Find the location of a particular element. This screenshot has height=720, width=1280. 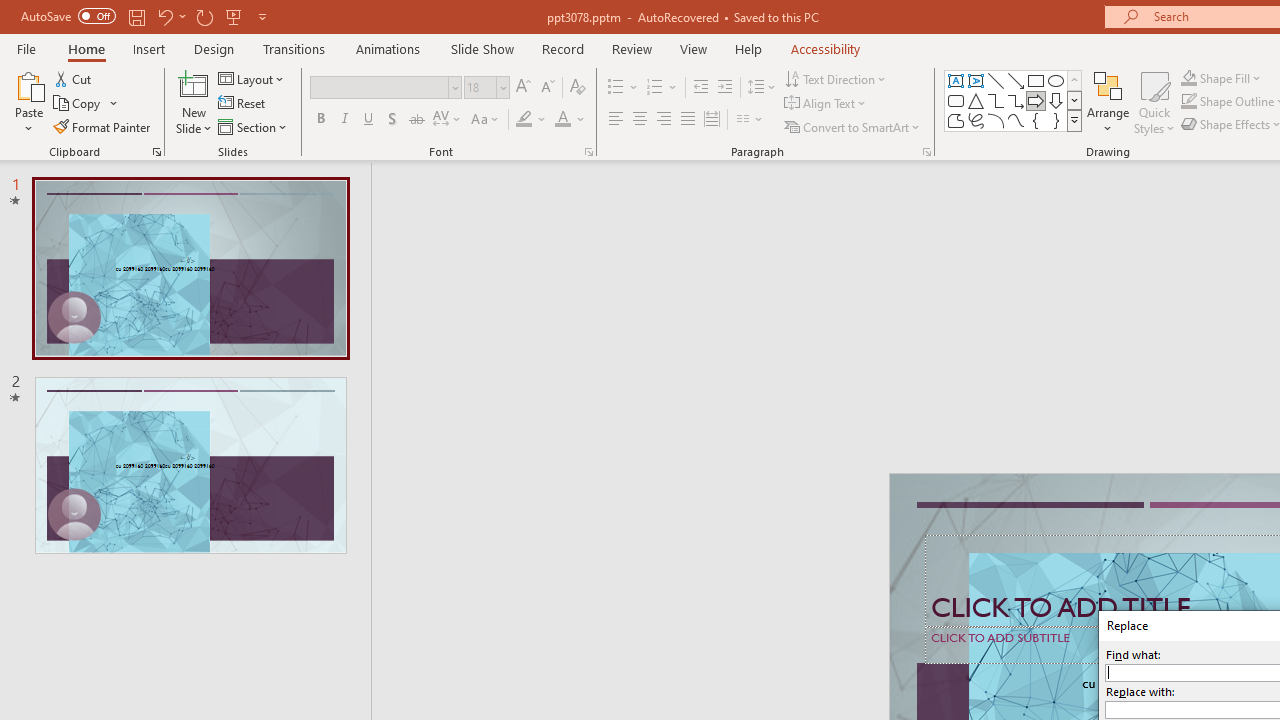

'Shape Fill Dark Green, Accent 2' is located at coordinates (1189, 77).